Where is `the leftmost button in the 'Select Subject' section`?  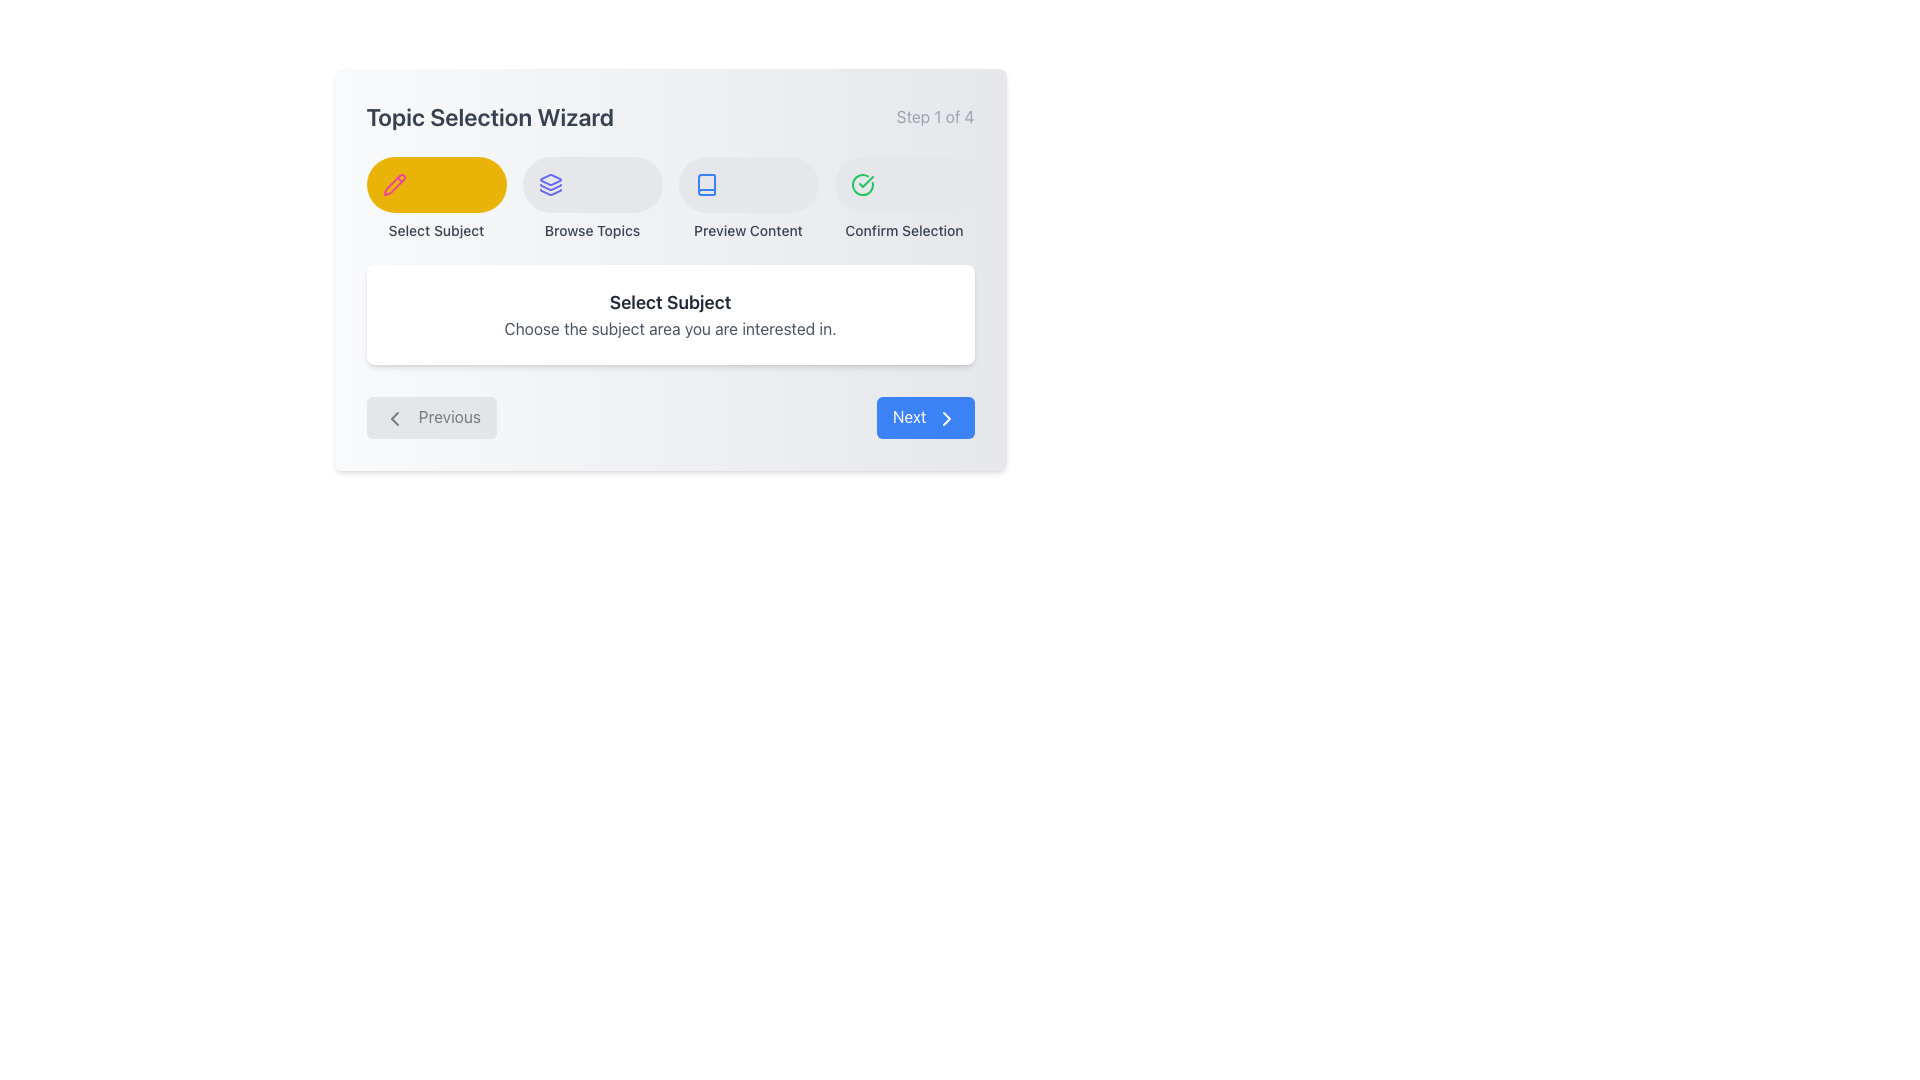 the leftmost button in the 'Select Subject' section is located at coordinates (435, 185).